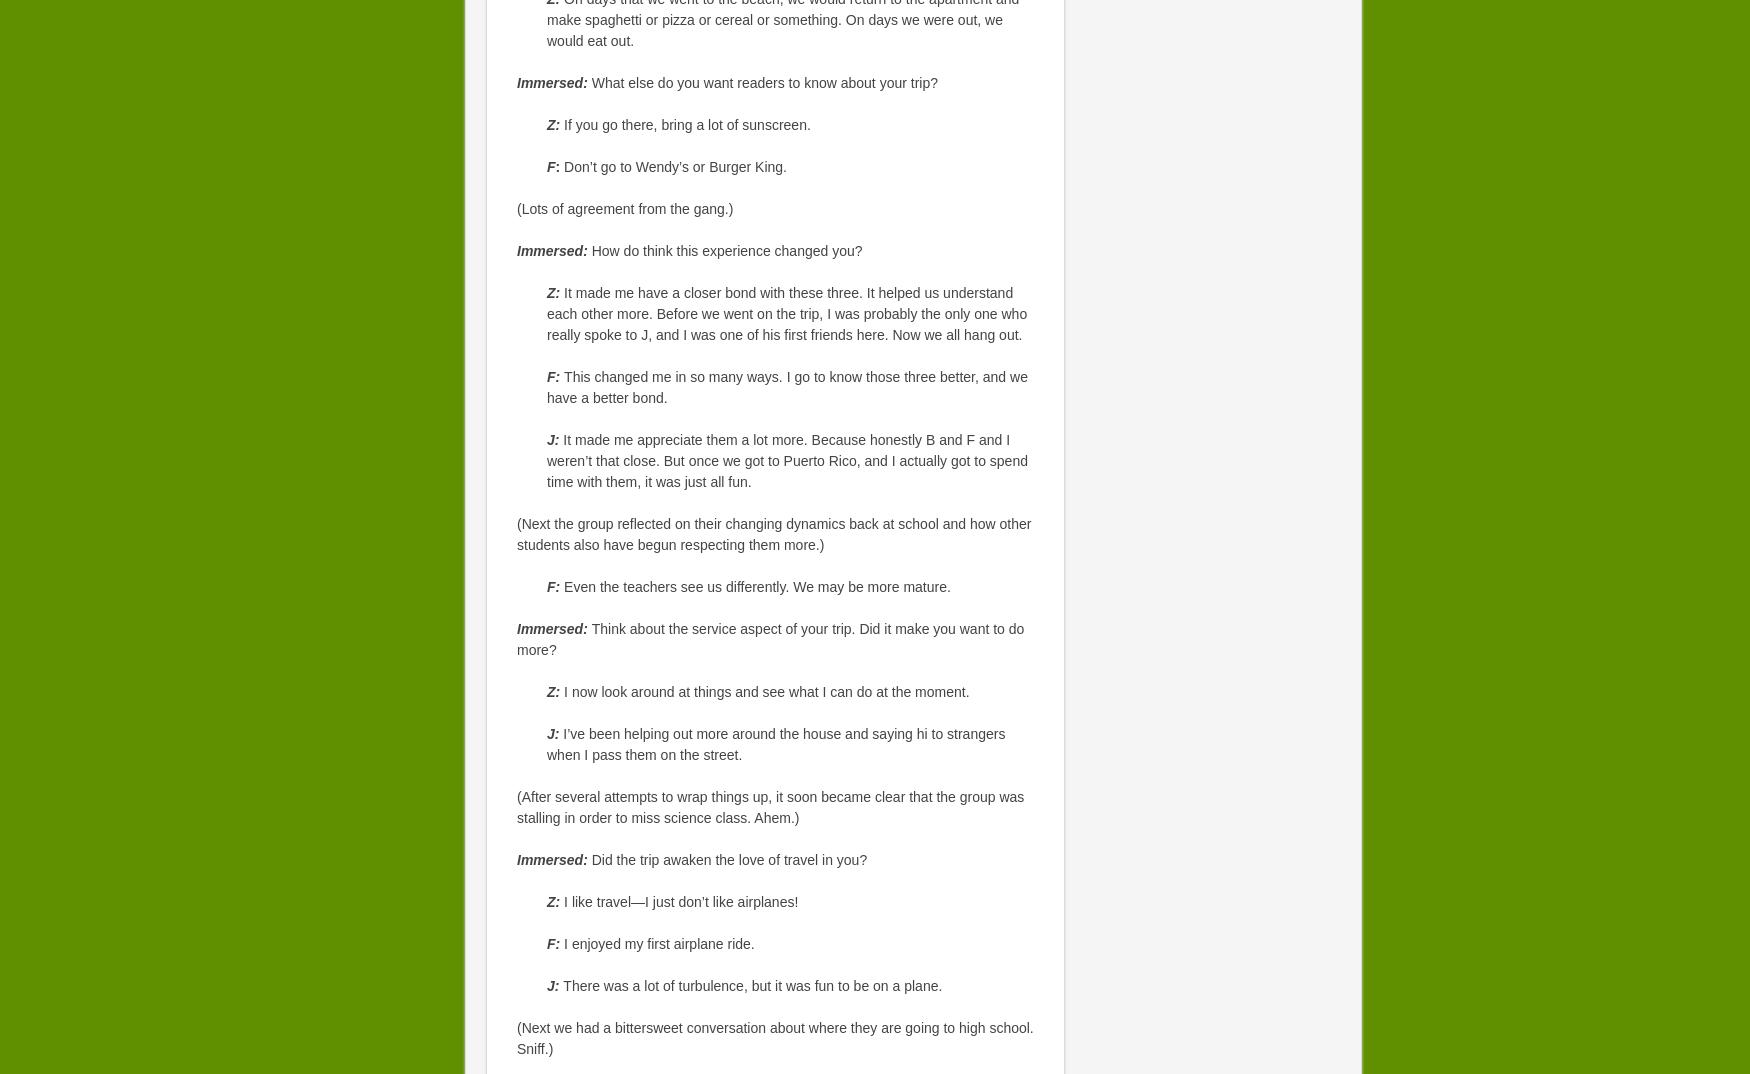 This screenshot has height=1074, width=1750. I want to click on '(Lots of agreement from the gang.)', so click(624, 209).